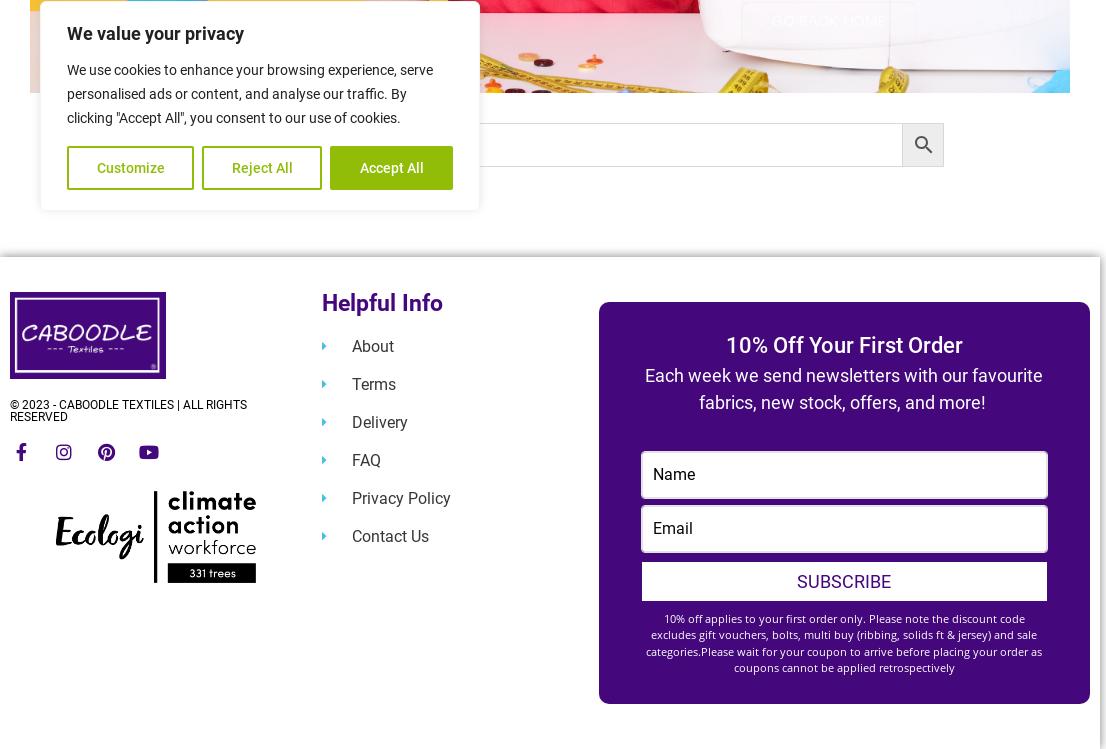 This screenshot has width=1106, height=749. What do you see at coordinates (378, 420) in the screenshot?
I see `'Delivery'` at bounding box center [378, 420].